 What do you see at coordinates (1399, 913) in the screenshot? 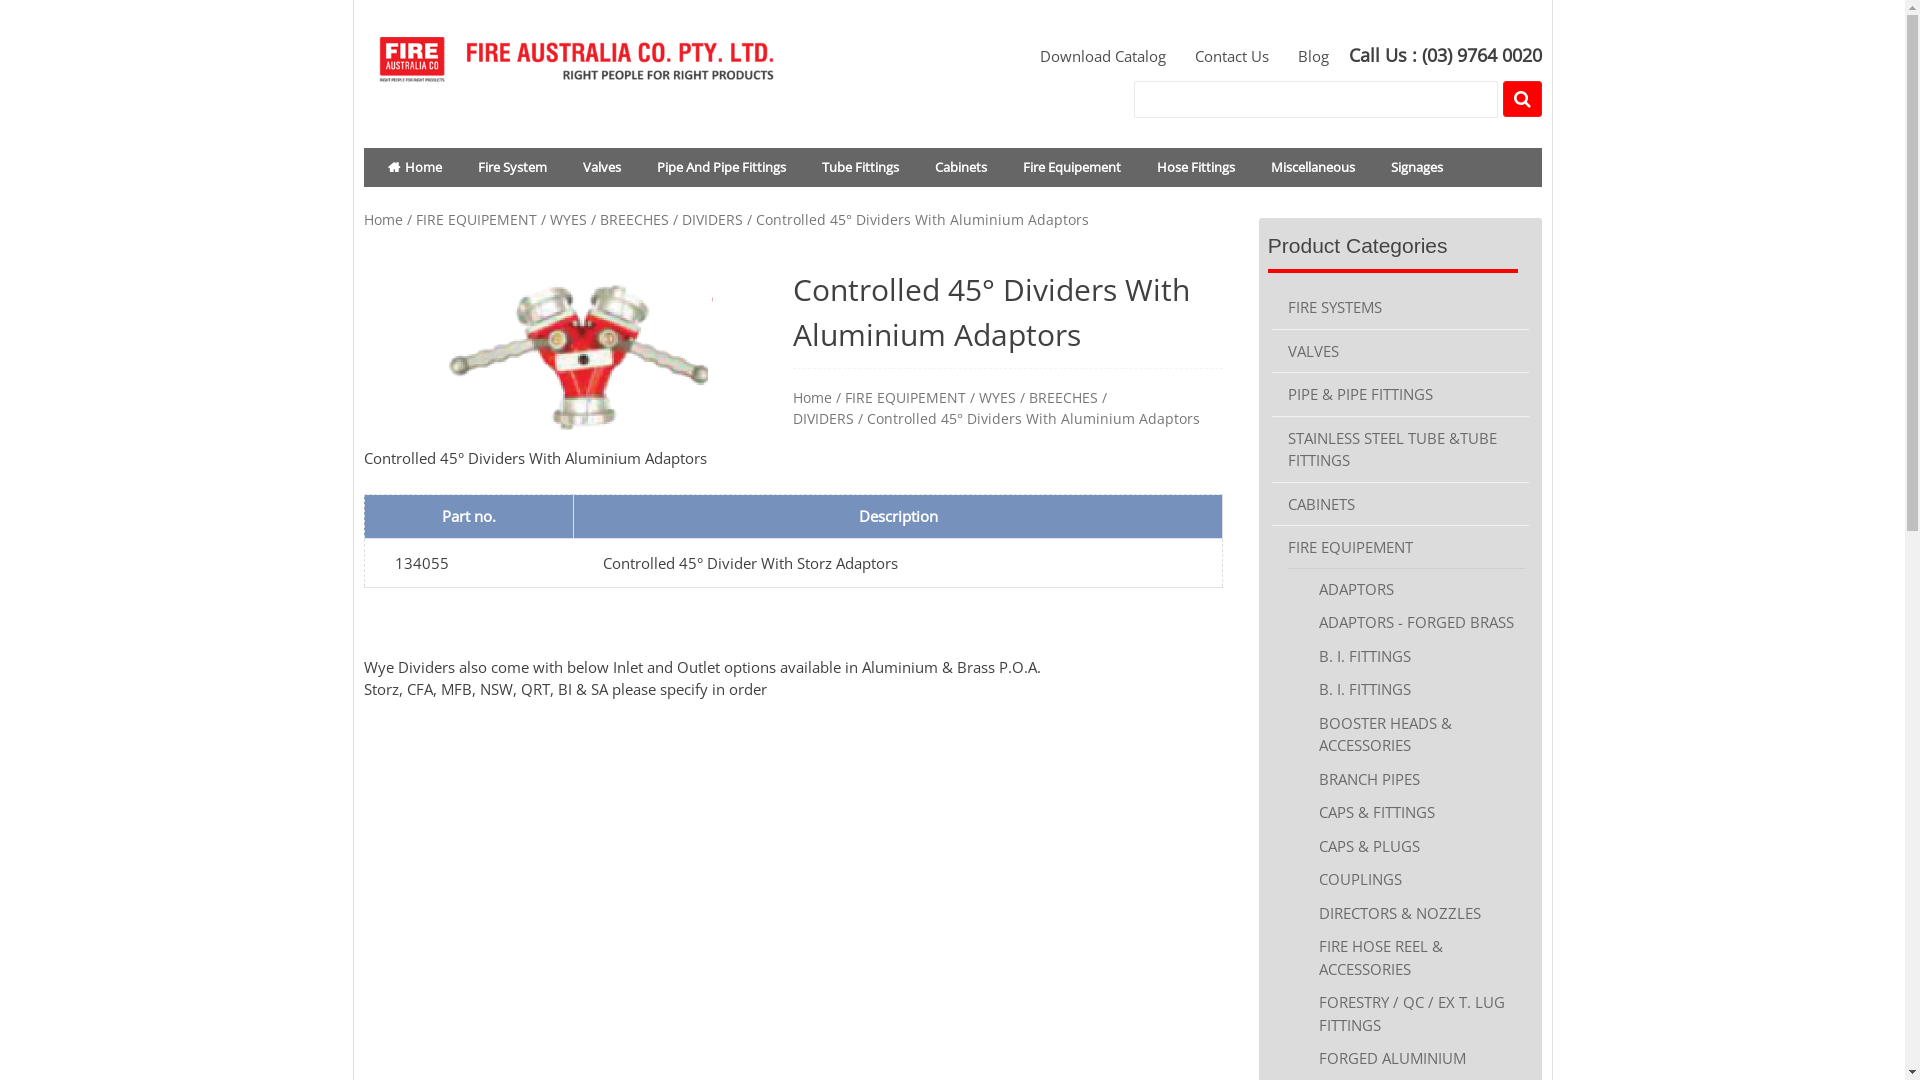
I see `'DIRECTORS & NOZZLES'` at bounding box center [1399, 913].